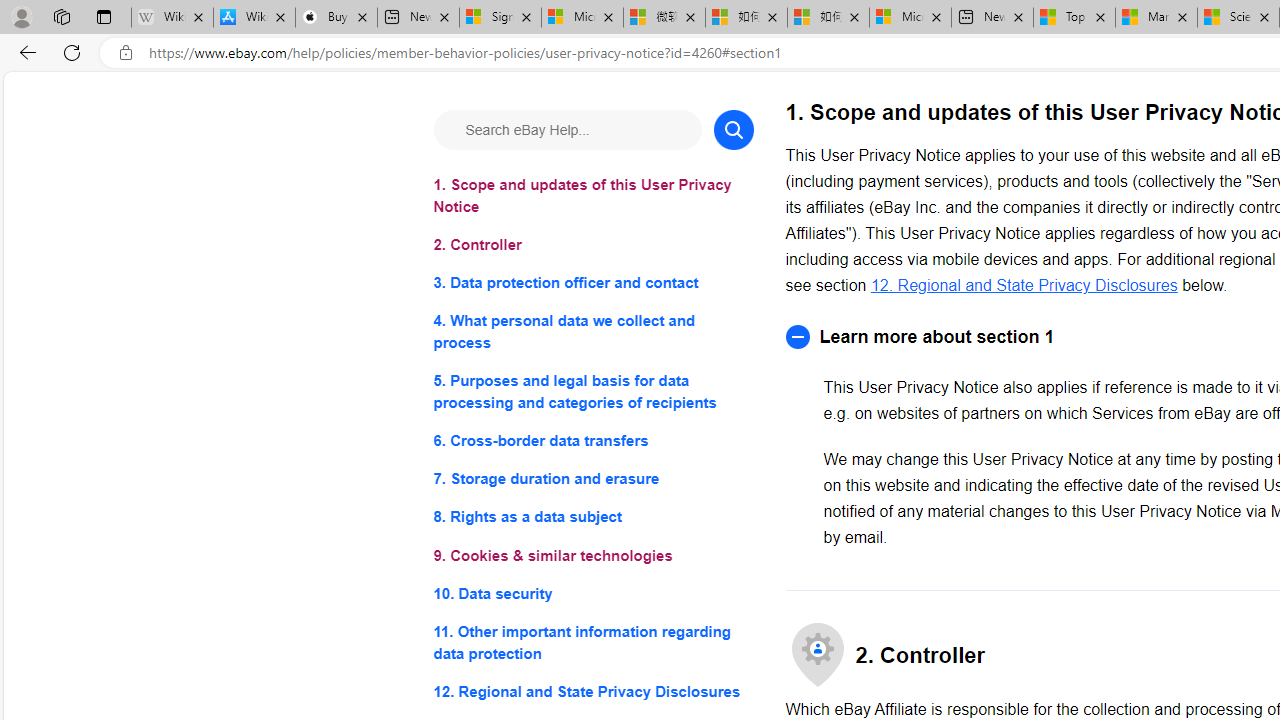 The image size is (1280, 720). I want to click on '10. Data security', so click(592, 592).